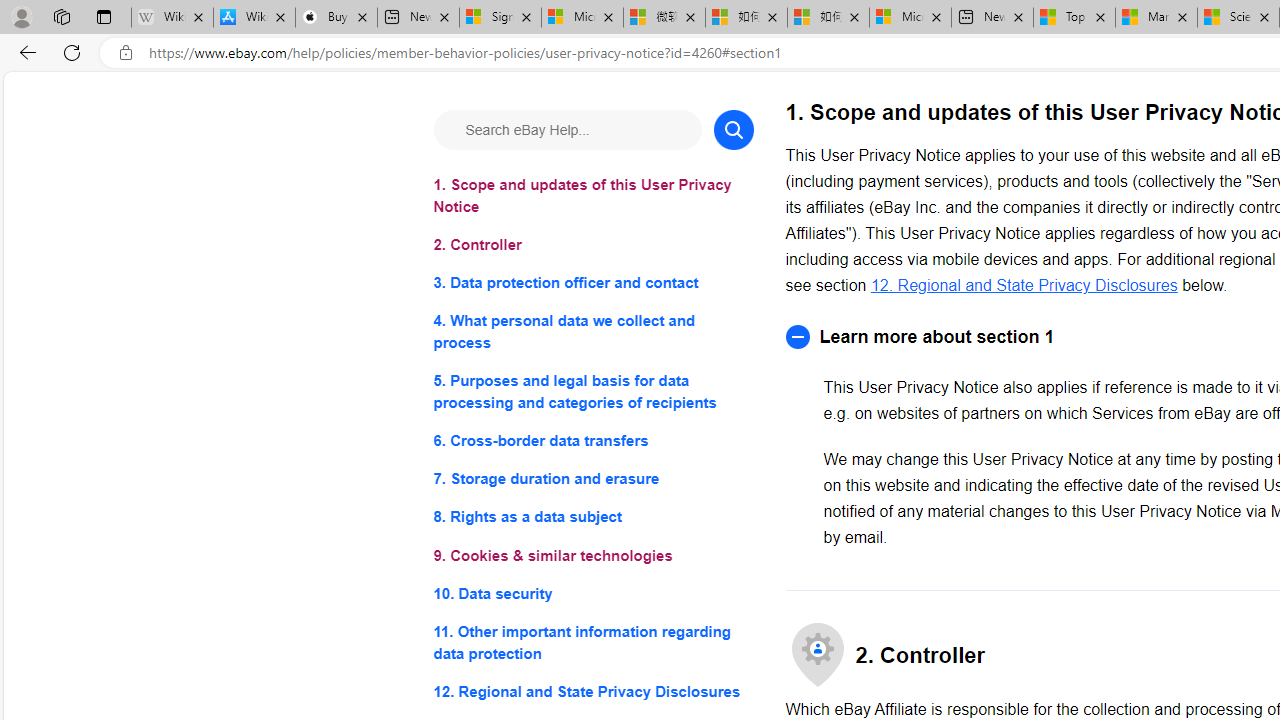 The image size is (1280, 720). I want to click on '10. Data security', so click(592, 592).